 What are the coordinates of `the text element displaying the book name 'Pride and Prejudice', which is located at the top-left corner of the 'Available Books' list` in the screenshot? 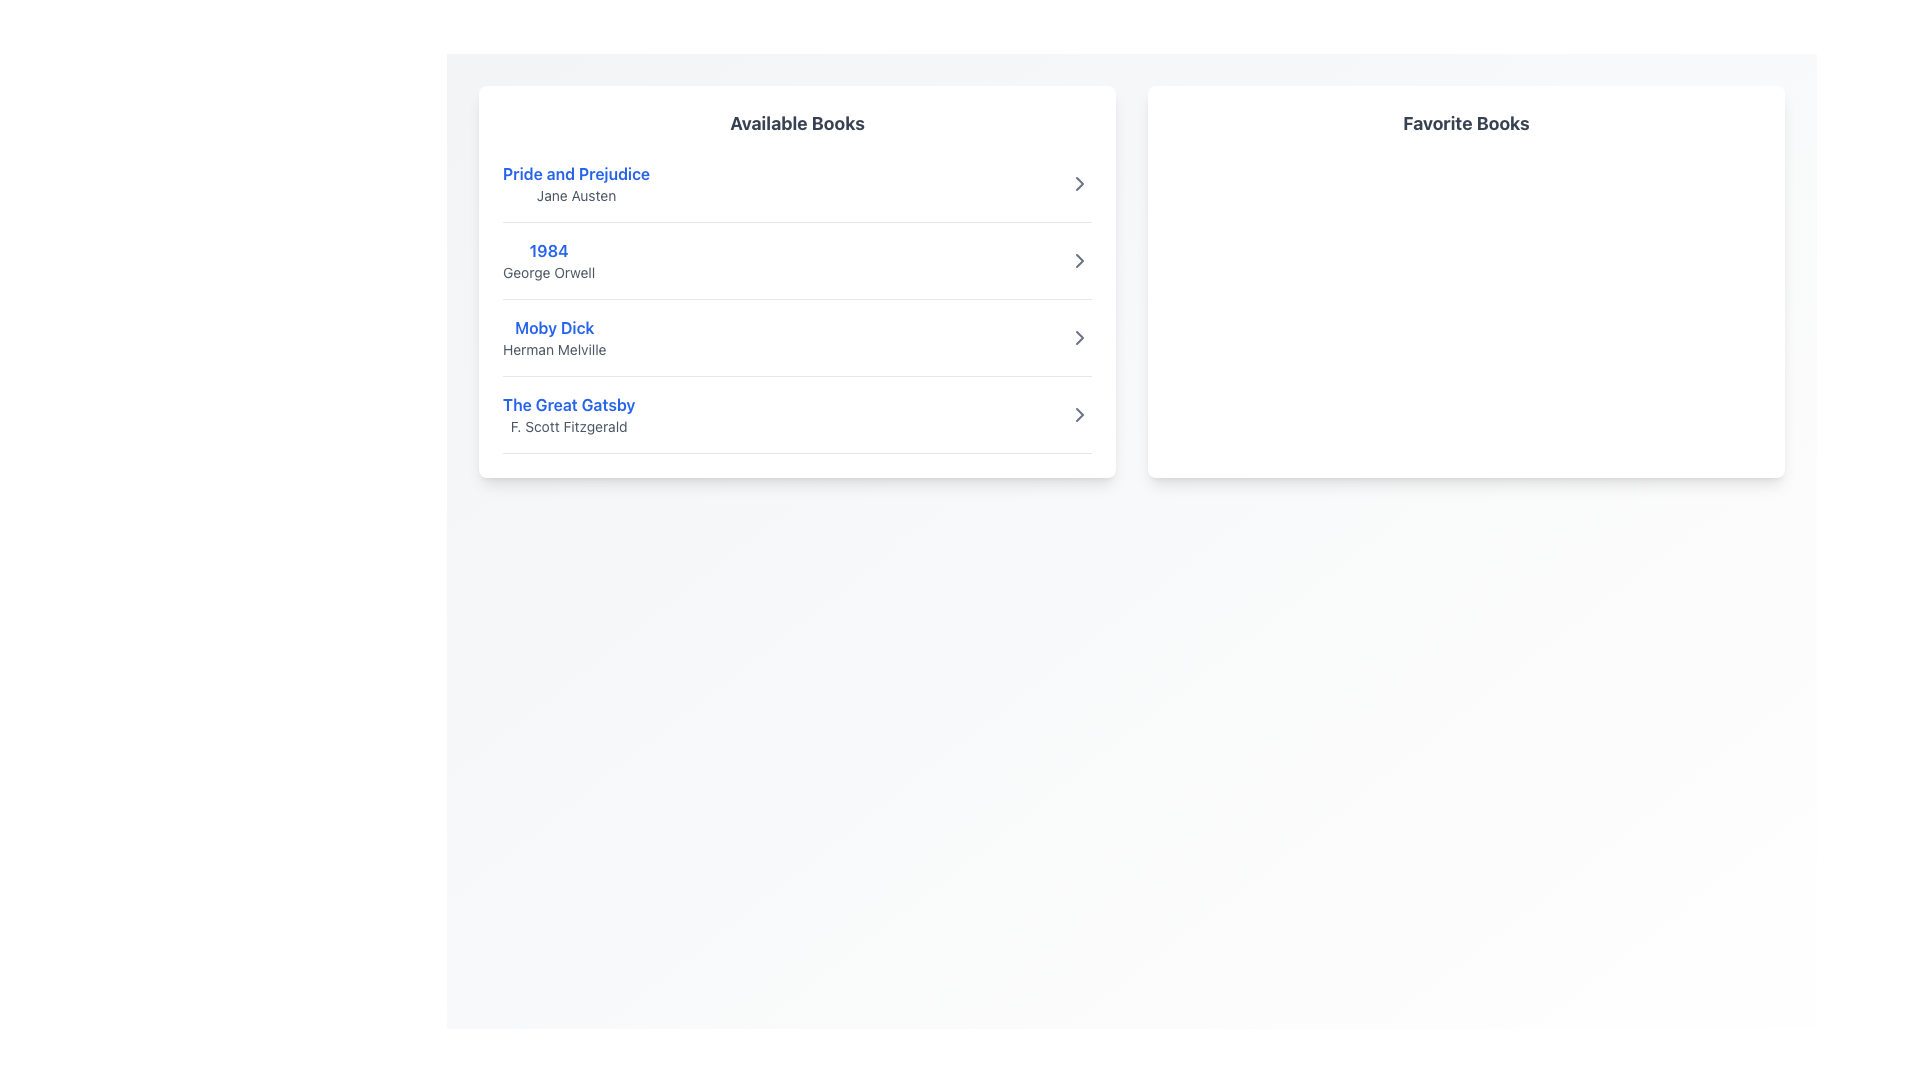 It's located at (575, 172).